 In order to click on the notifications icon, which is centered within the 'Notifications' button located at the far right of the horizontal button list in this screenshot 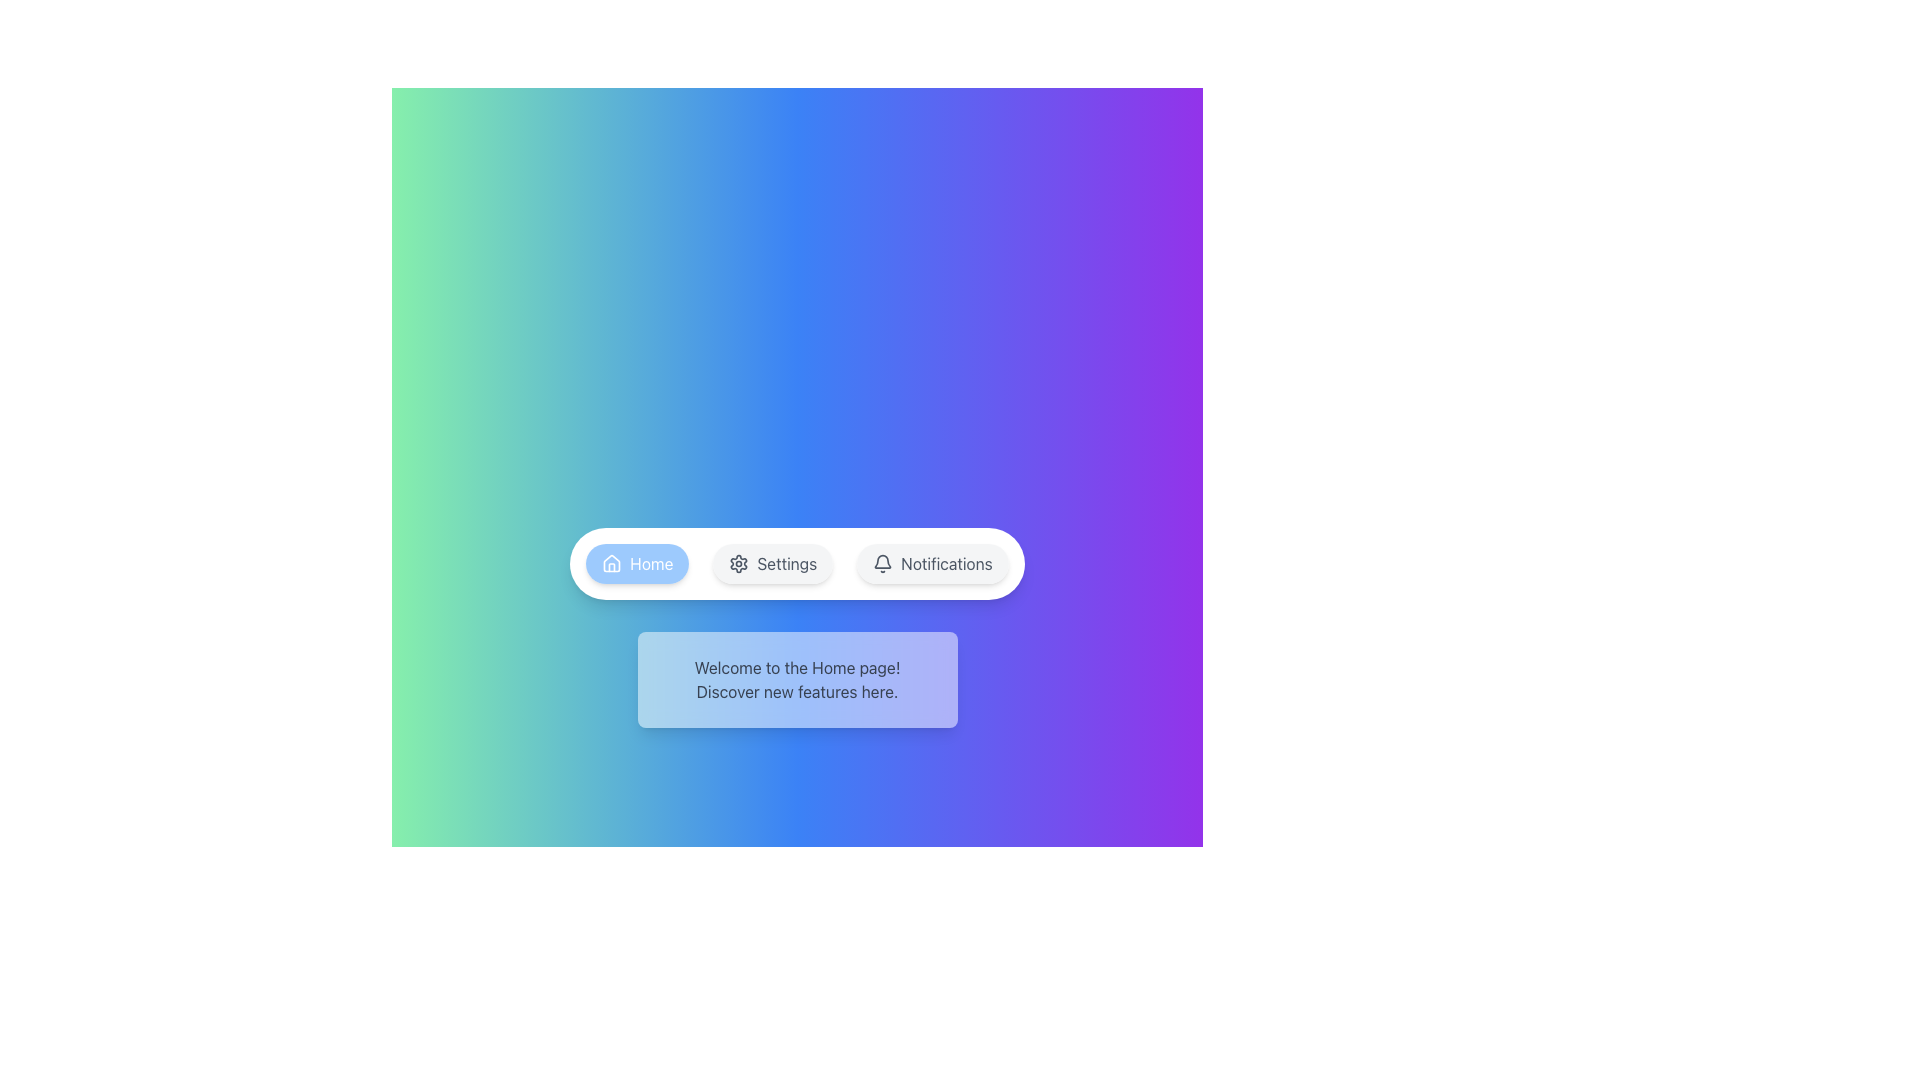, I will do `click(882, 563)`.